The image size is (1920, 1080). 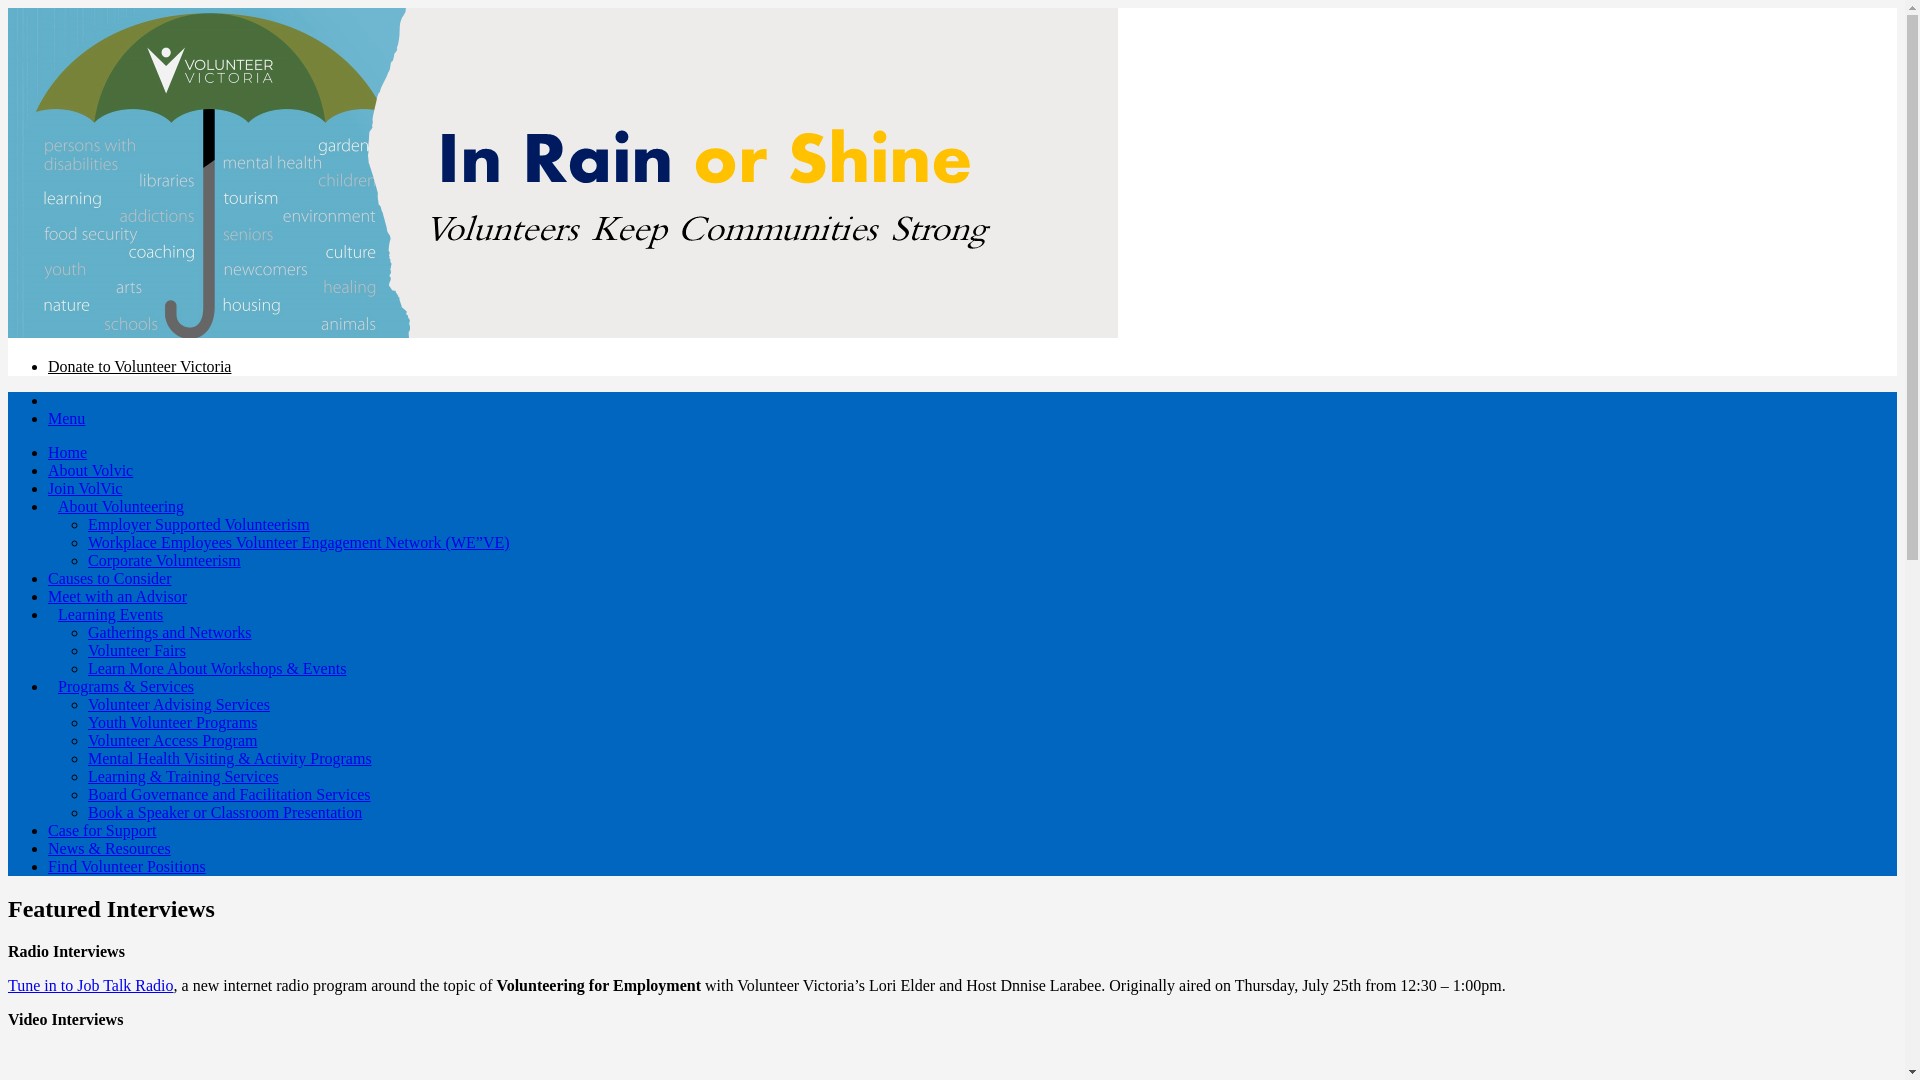 What do you see at coordinates (183, 775) in the screenshot?
I see `'Learning & Training Services'` at bounding box center [183, 775].